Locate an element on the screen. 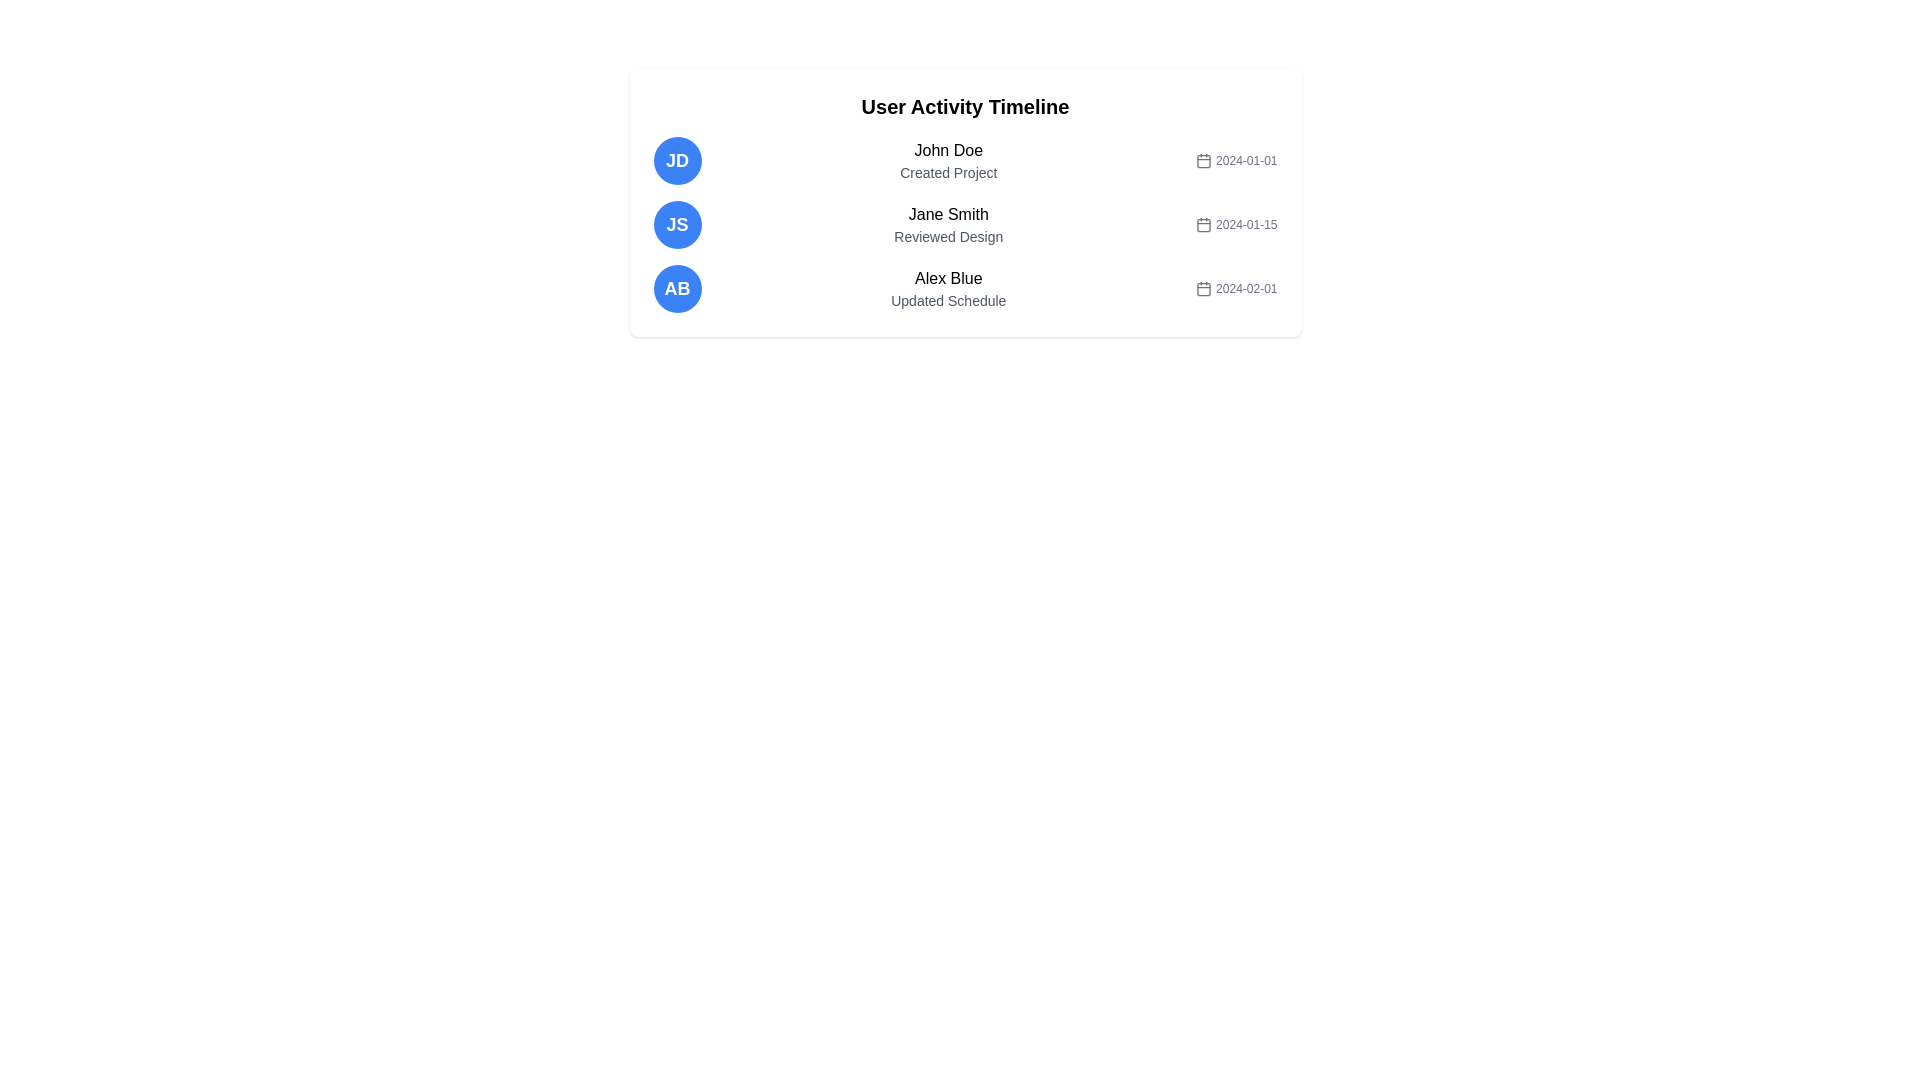 The width and height of the screenshot is (1920, 1080). the calendar icon associated with the date '2024-01-15' by clicking on the rectangular component that highlights the date is located at coordinates (1203, 225).